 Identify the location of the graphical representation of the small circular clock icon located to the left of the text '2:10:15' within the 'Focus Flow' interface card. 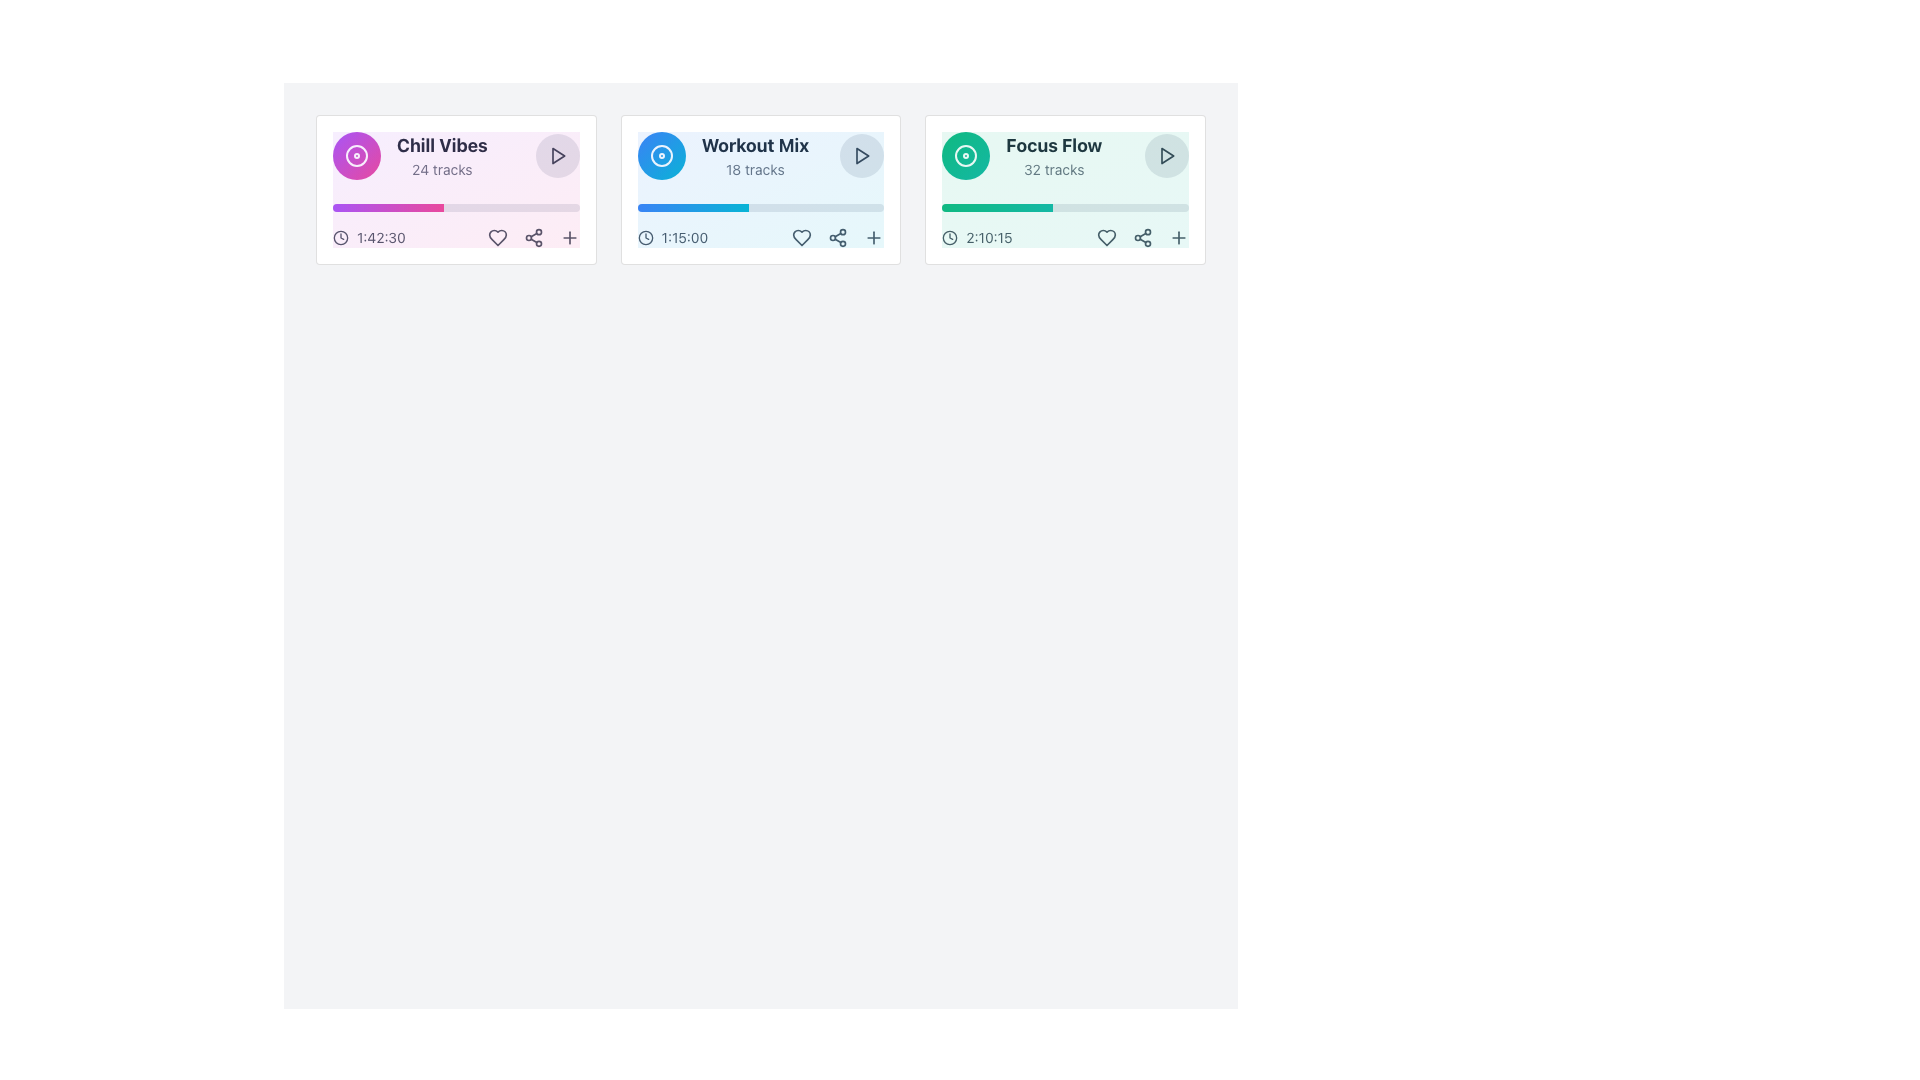
(949, 237).